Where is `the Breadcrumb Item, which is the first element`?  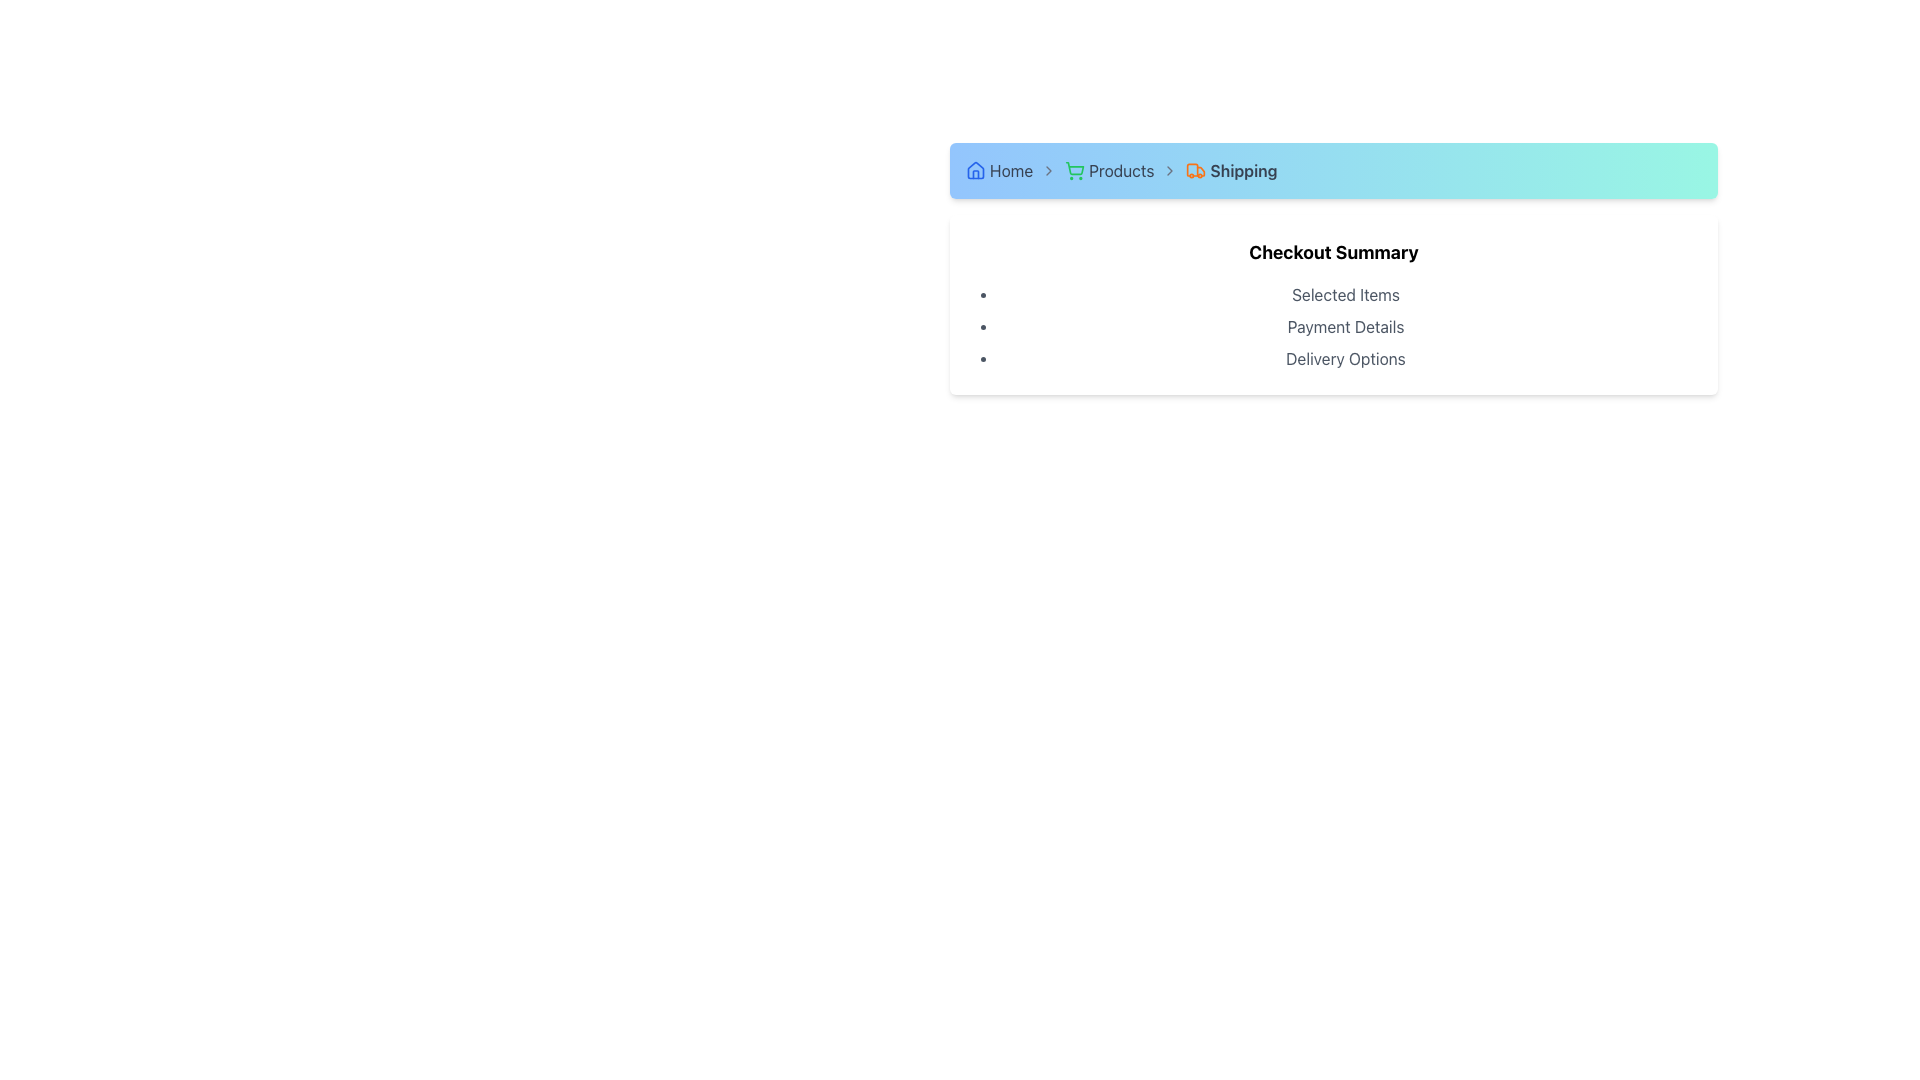 the Breadcrumb Item, which is the first element is located at coordinates (999, 169).